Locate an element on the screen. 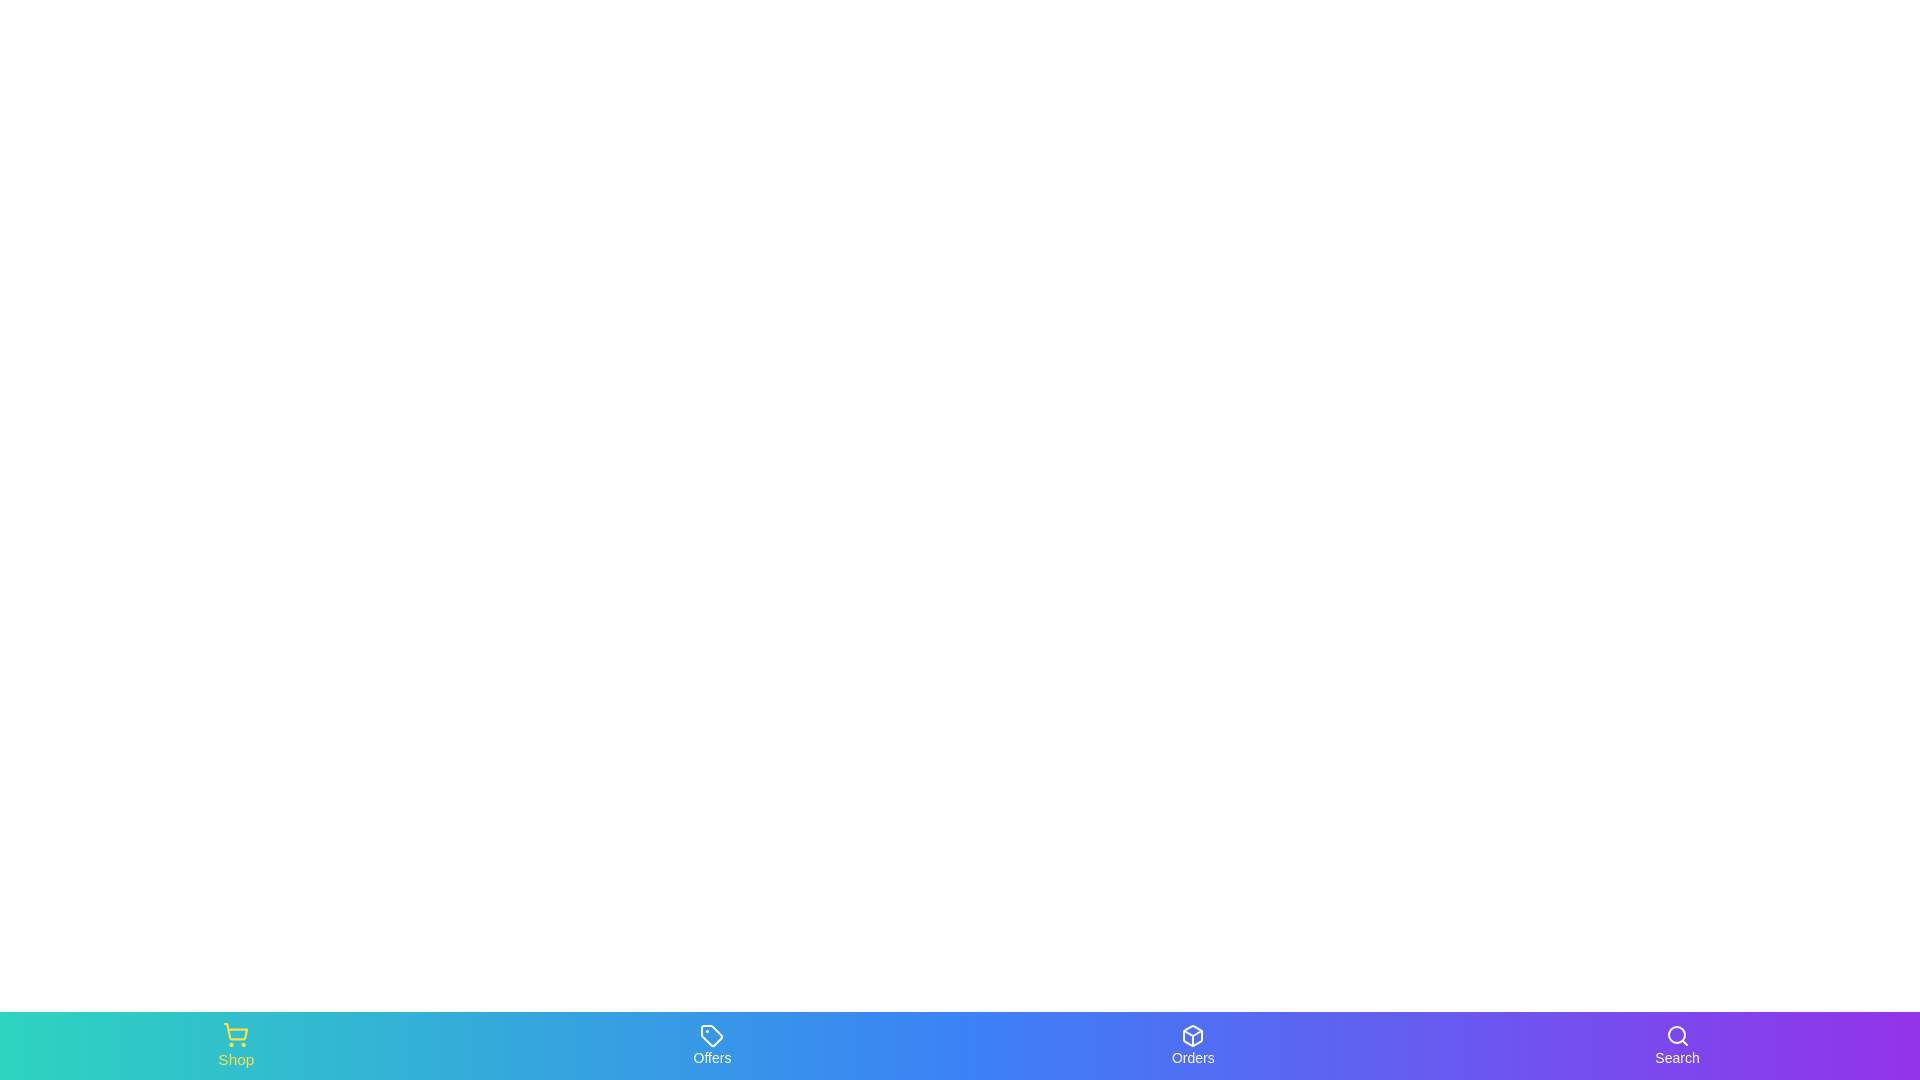 Image resolution: width=1920 pixels, height=1080 pixels. the Orders tab is located at coordinates (1193, 1044).